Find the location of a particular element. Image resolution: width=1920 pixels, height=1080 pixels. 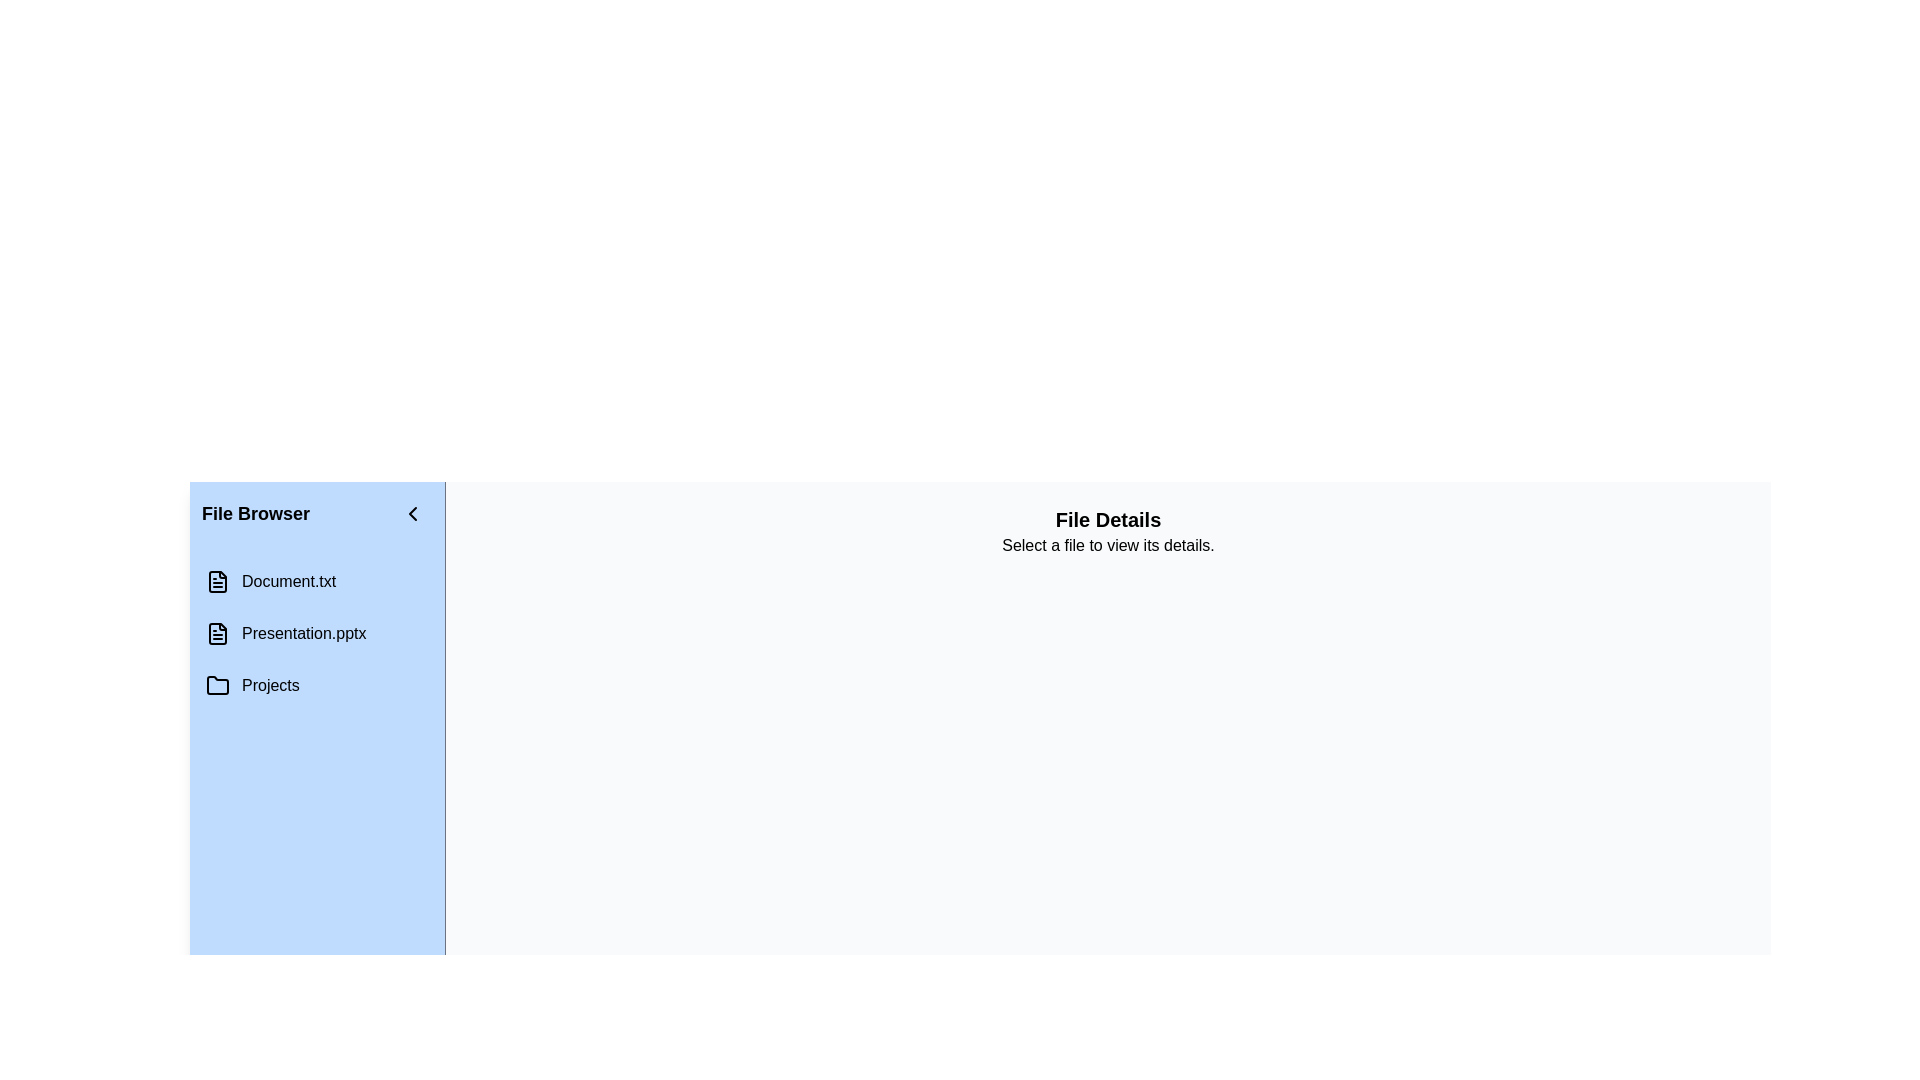

the 'Projects' text label located in the left sidebar under 'File Browser' to interact with the folder it represents is located at coordinates (269, 685).